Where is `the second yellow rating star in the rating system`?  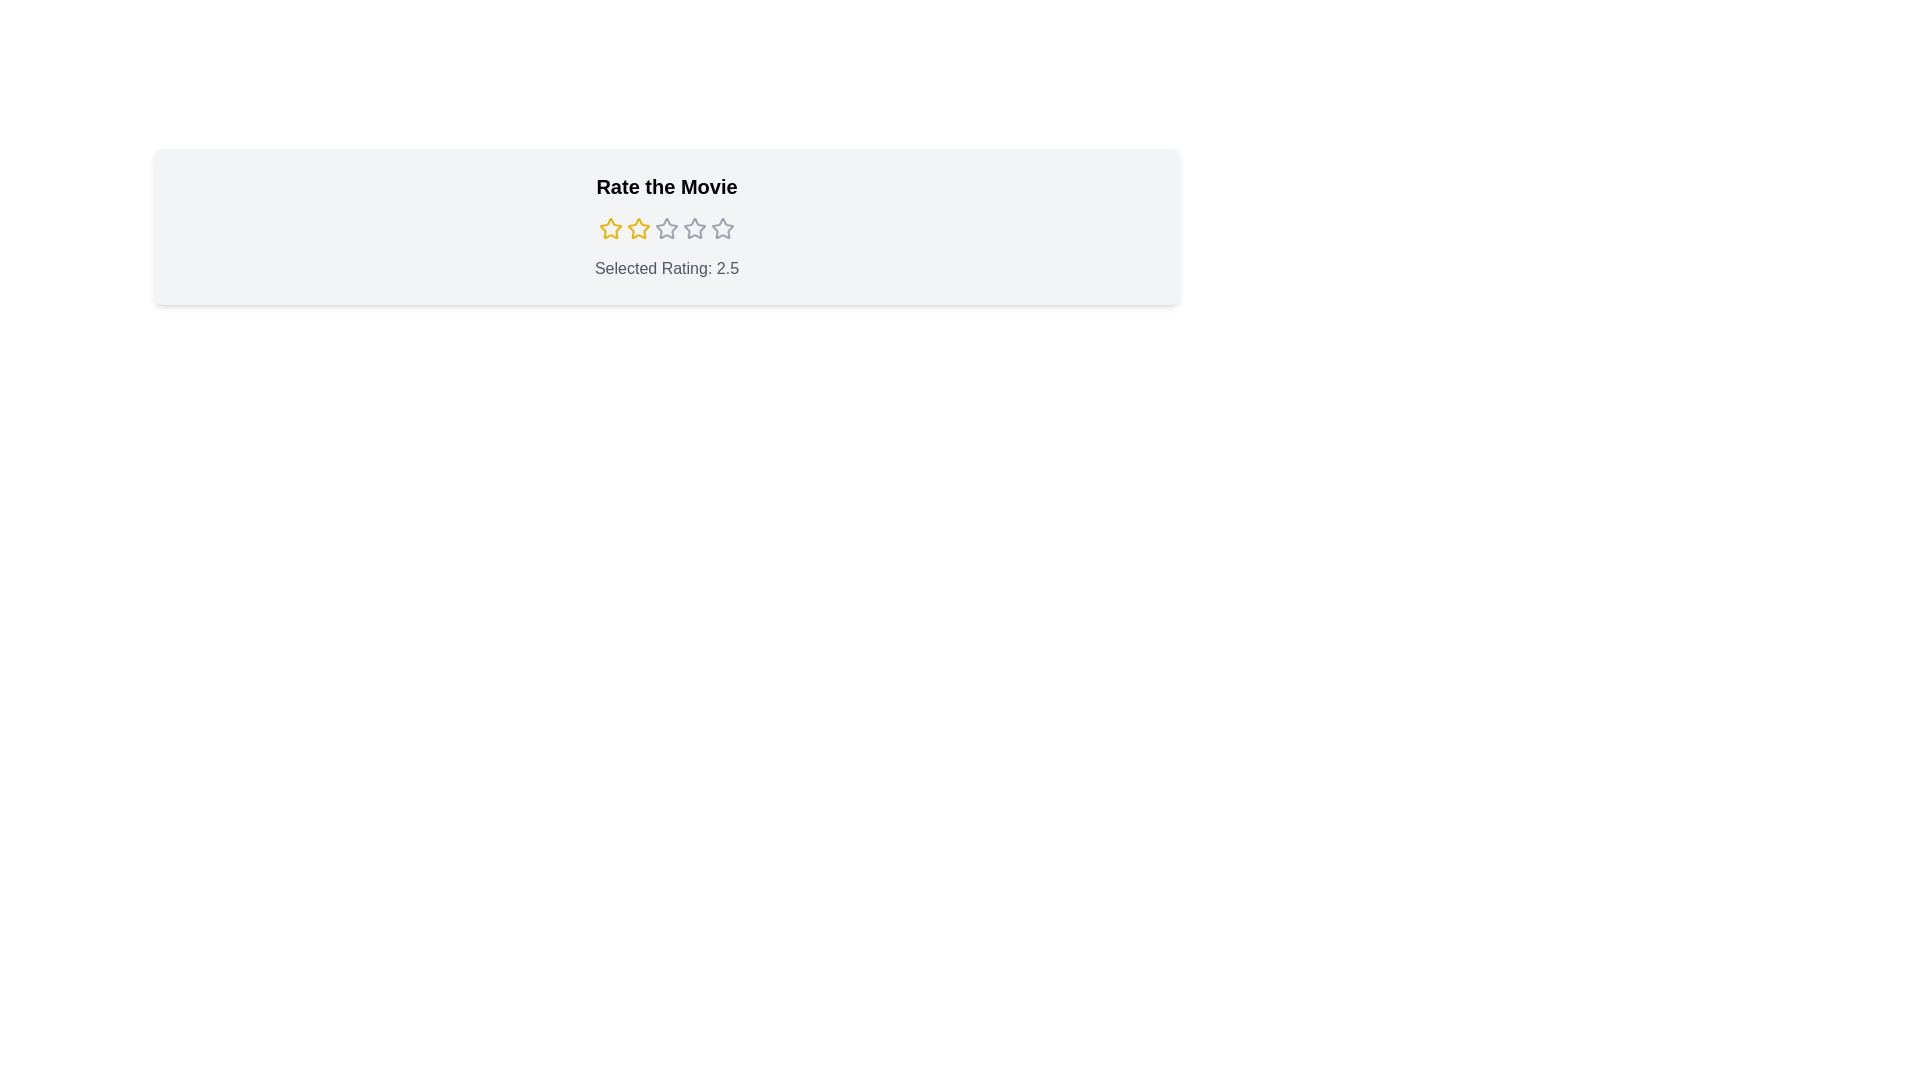
the second yellow rating star in the rating system is located at coordinates (637, 227).